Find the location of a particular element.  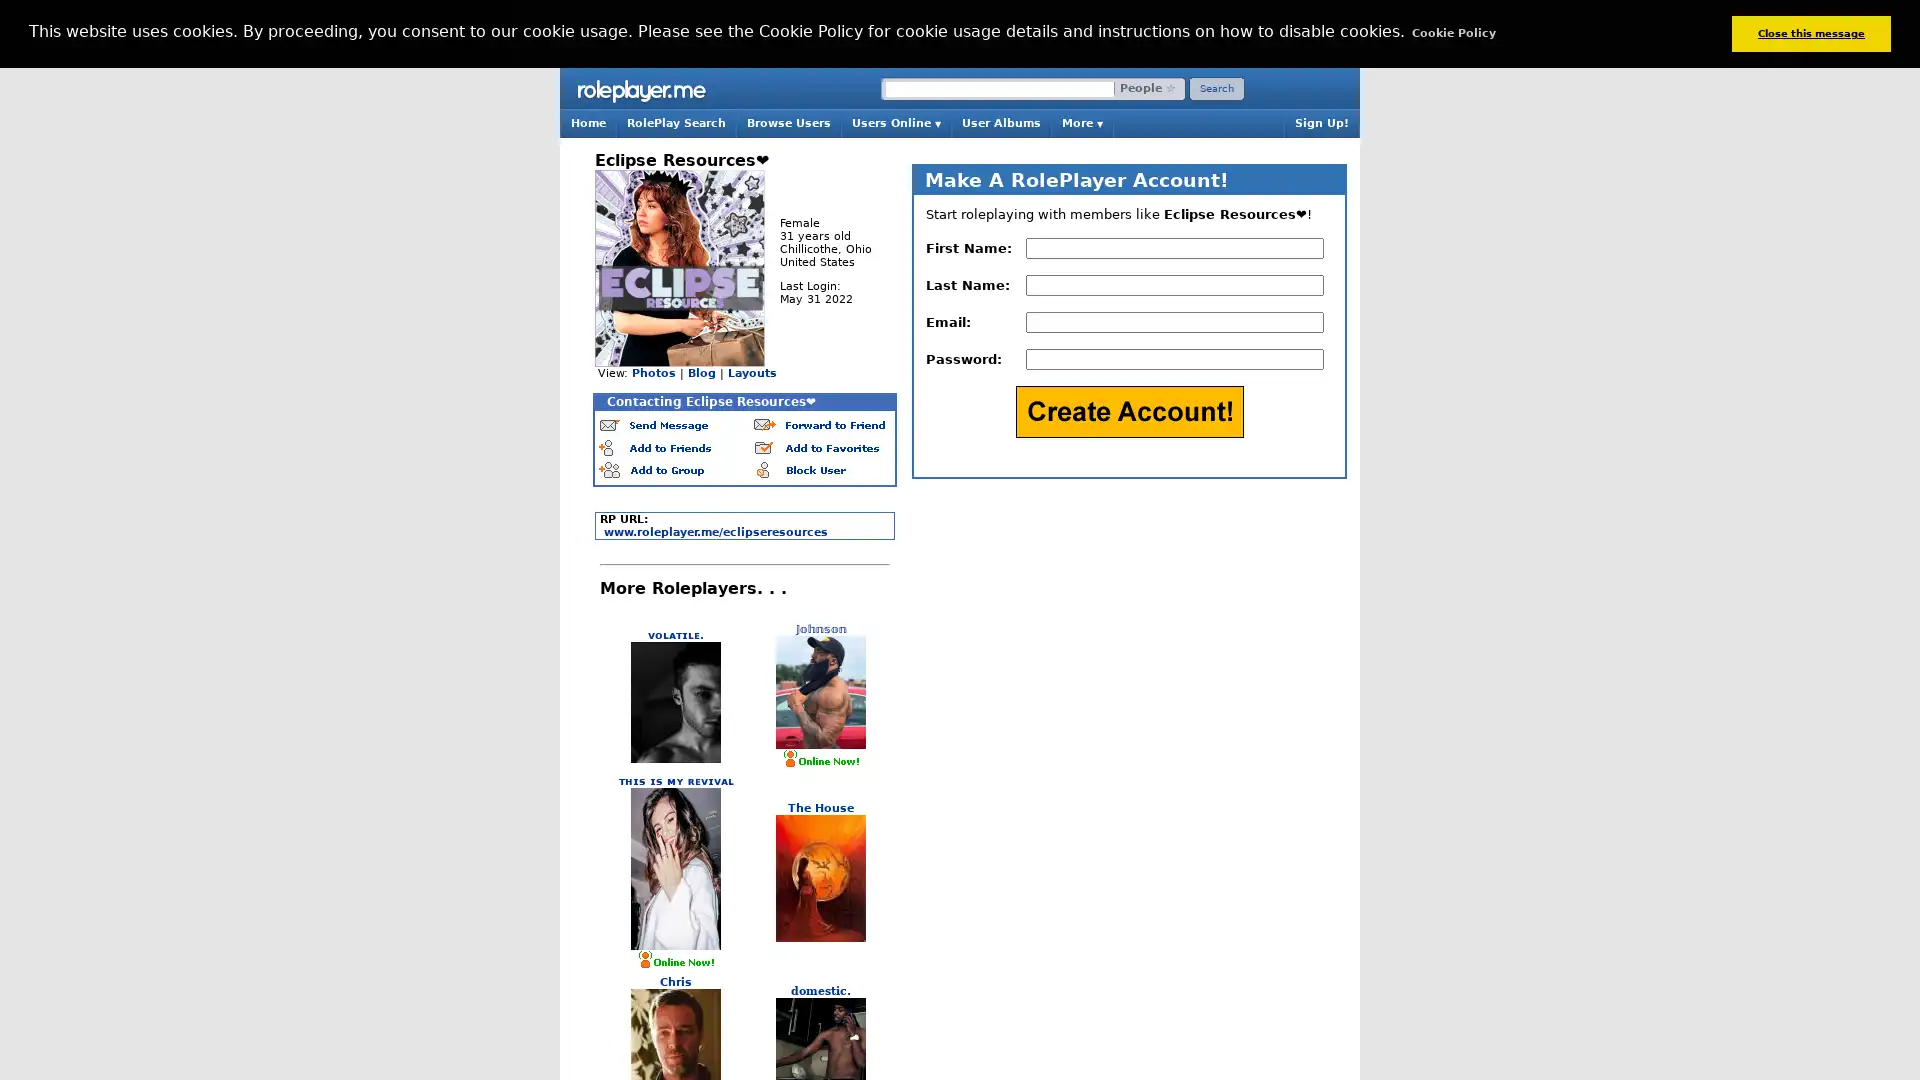

dismiss cookie message is located at coordinates (1810, 33).